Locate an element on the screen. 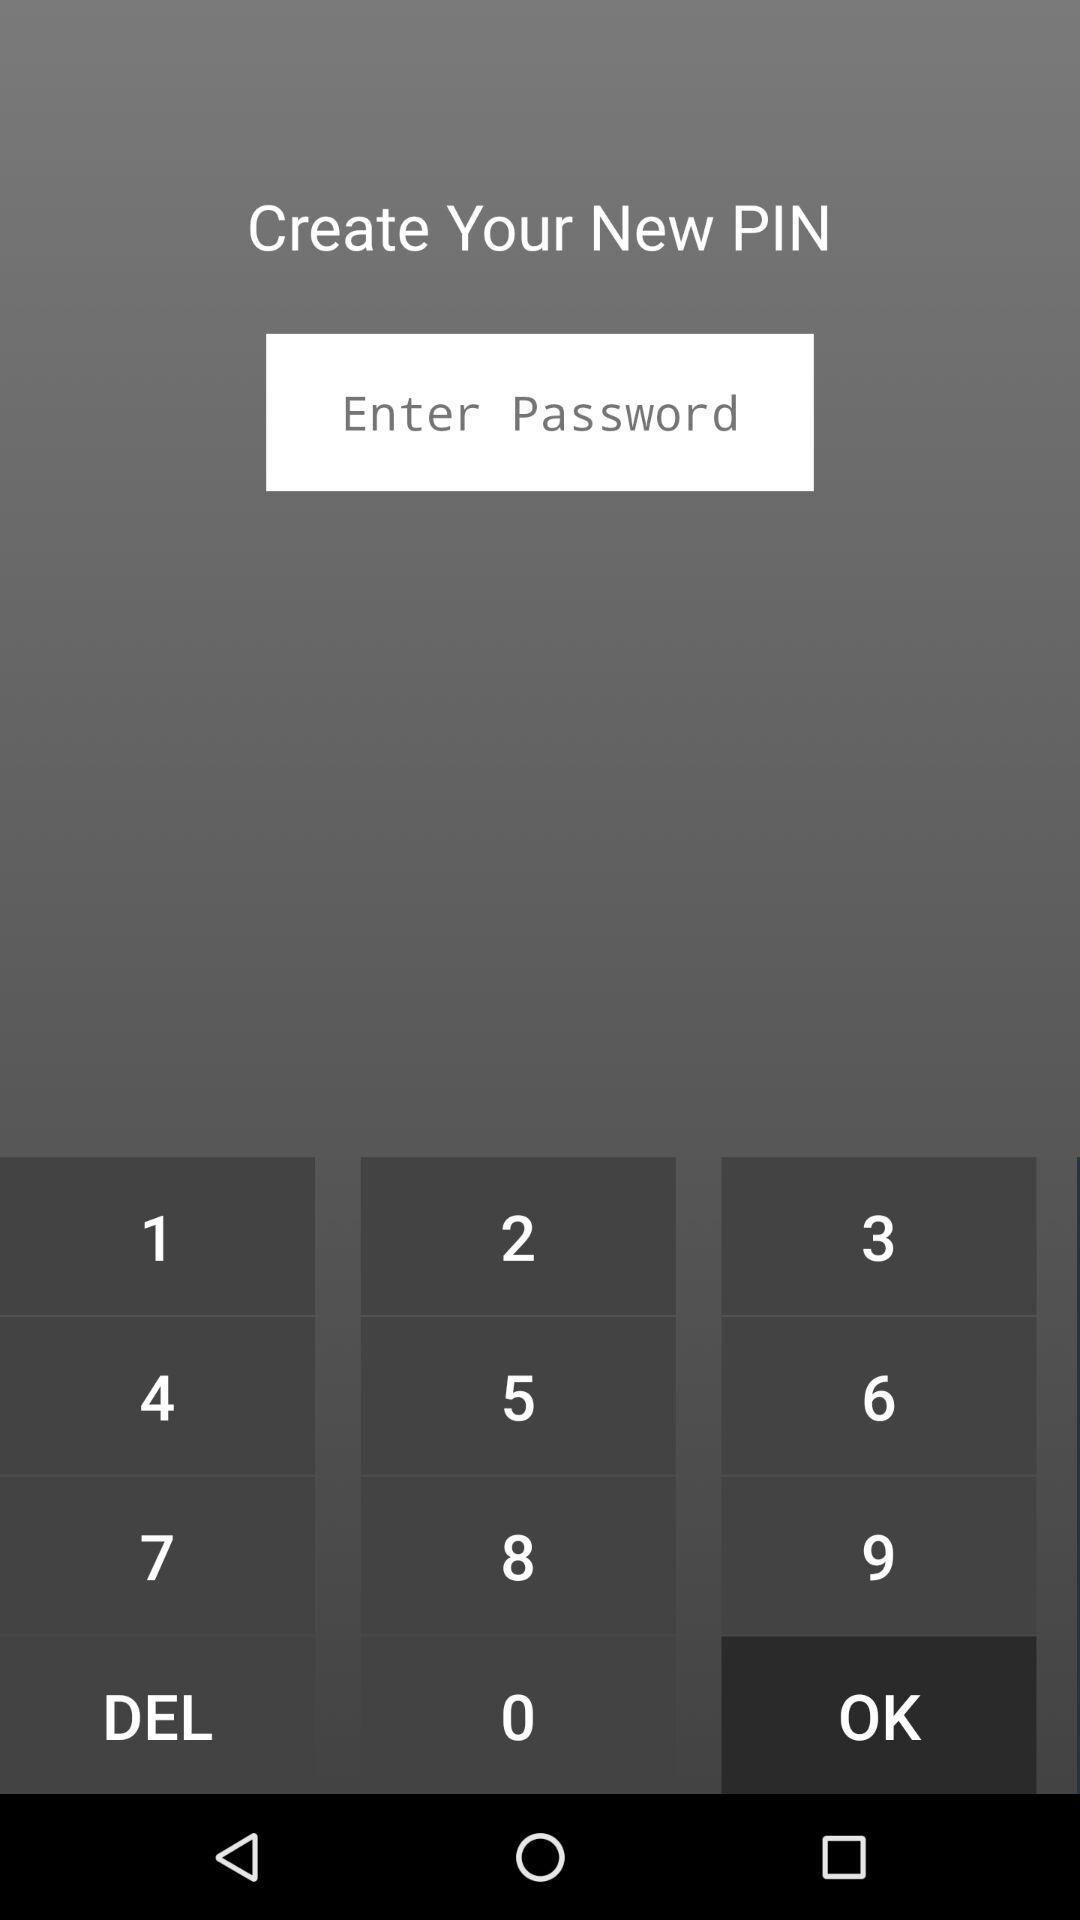 Image resolution: width=1080 pixels, height=1920 pixels. icon next to 8 item is located at coordinates (156, 1714).